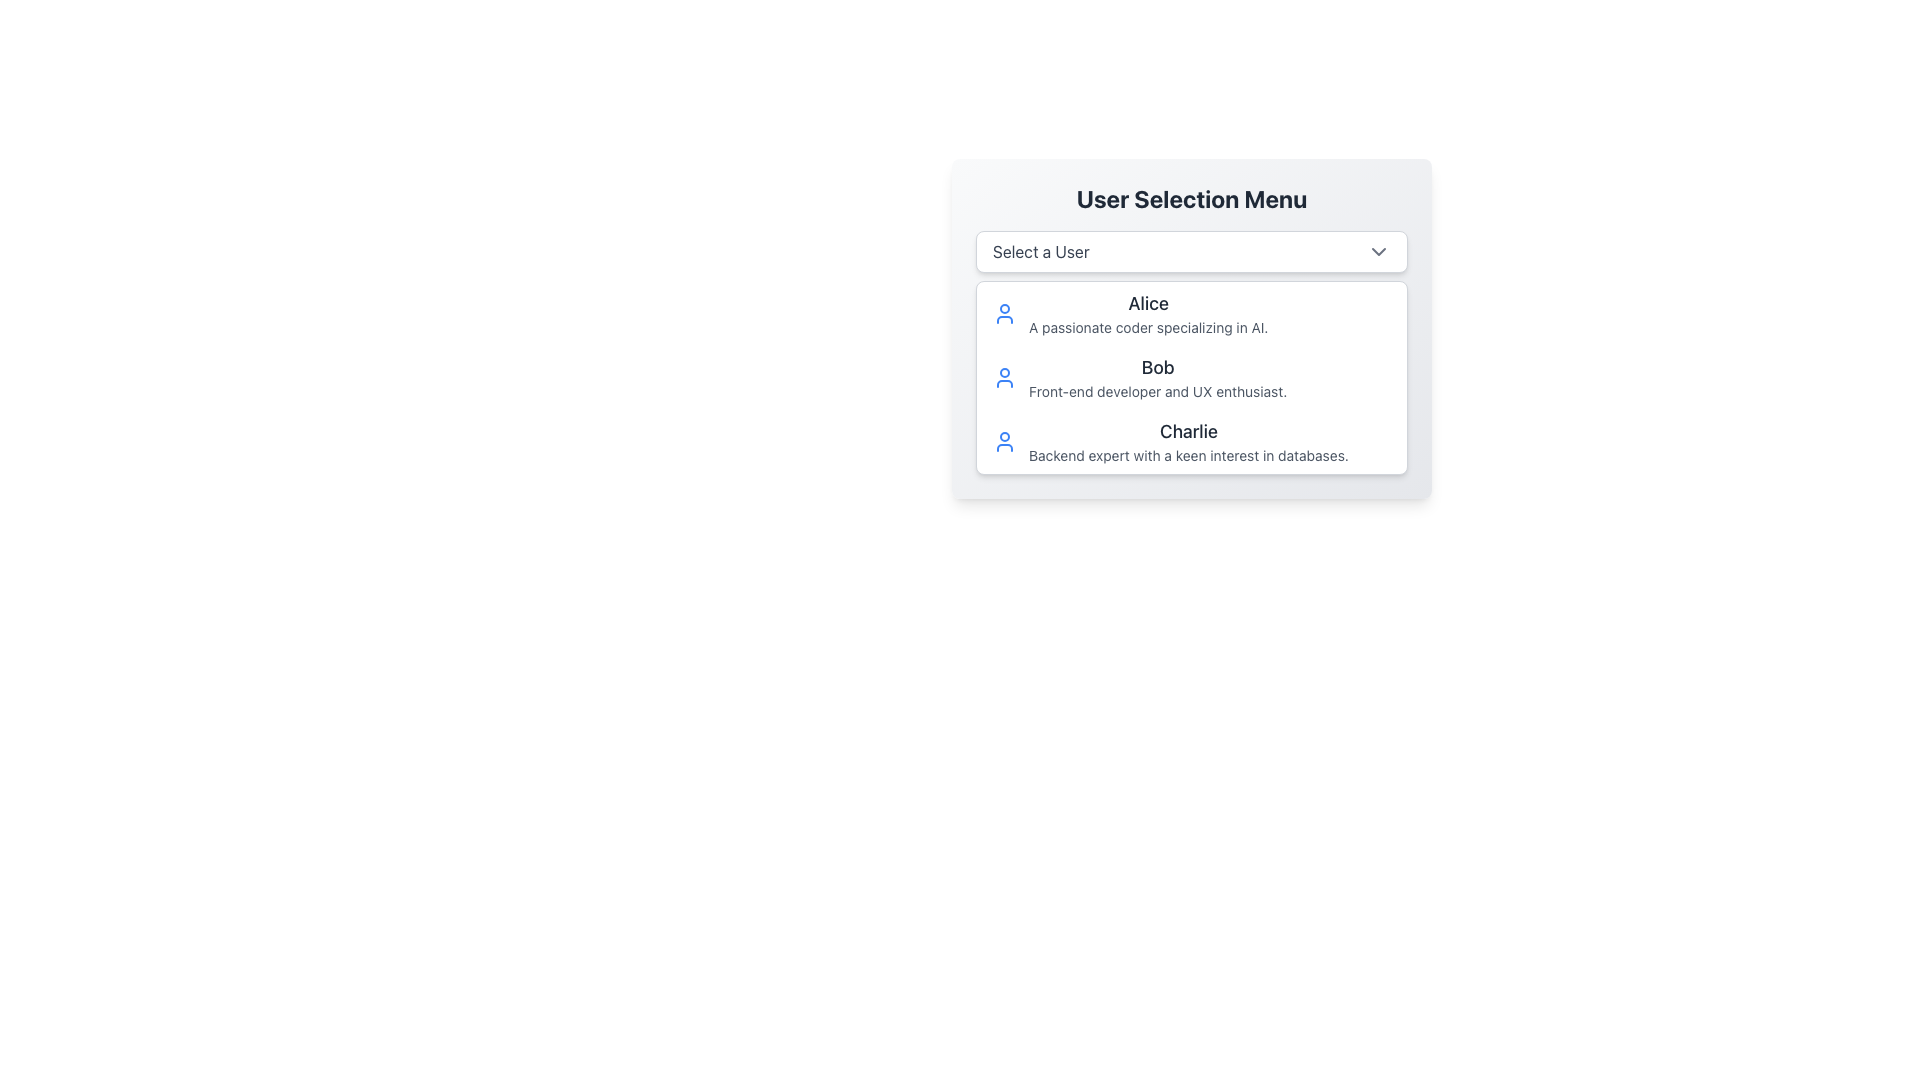 The image size is (1920, 1080). Describe the element at coordinates (1004, 441) in the screenshot. I see `the user icon representing 'Charlie', a blue vector graphic with a circular head and stylized torso, located at the leftmost side of the highlighted row` at that location.